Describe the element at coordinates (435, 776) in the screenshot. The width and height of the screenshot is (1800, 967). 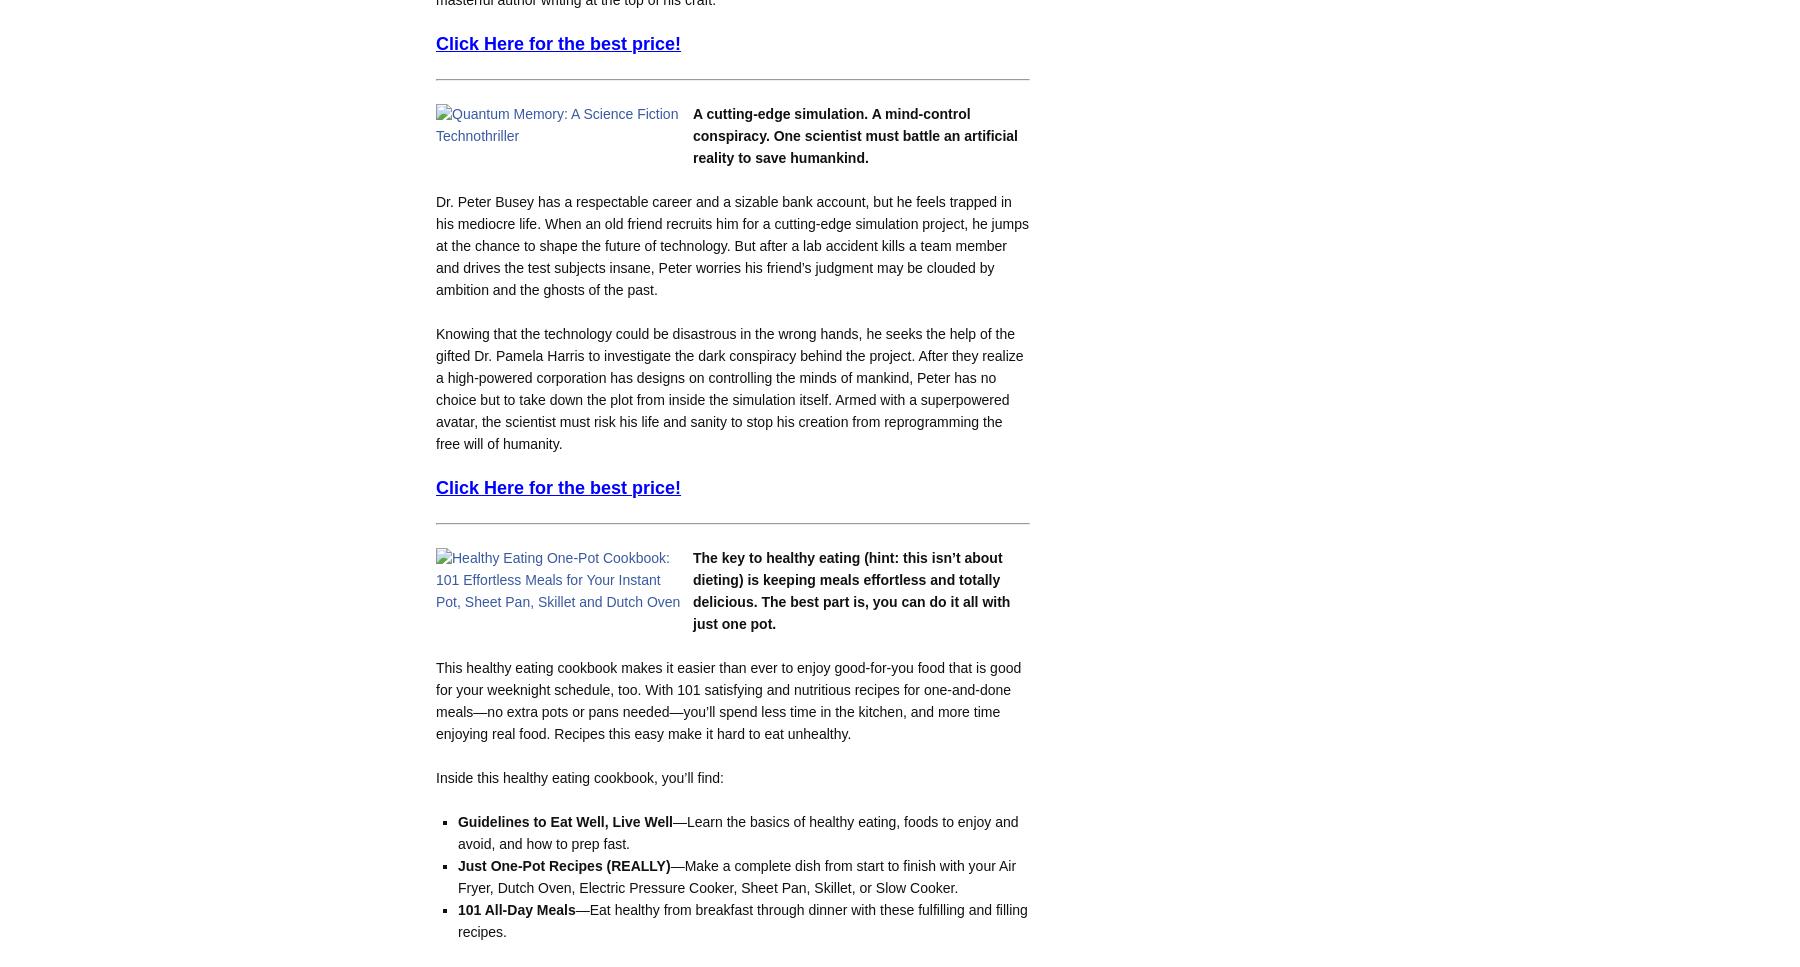
I see `'Inside this healthy eating cookbook, you’ll find:'` at that location.